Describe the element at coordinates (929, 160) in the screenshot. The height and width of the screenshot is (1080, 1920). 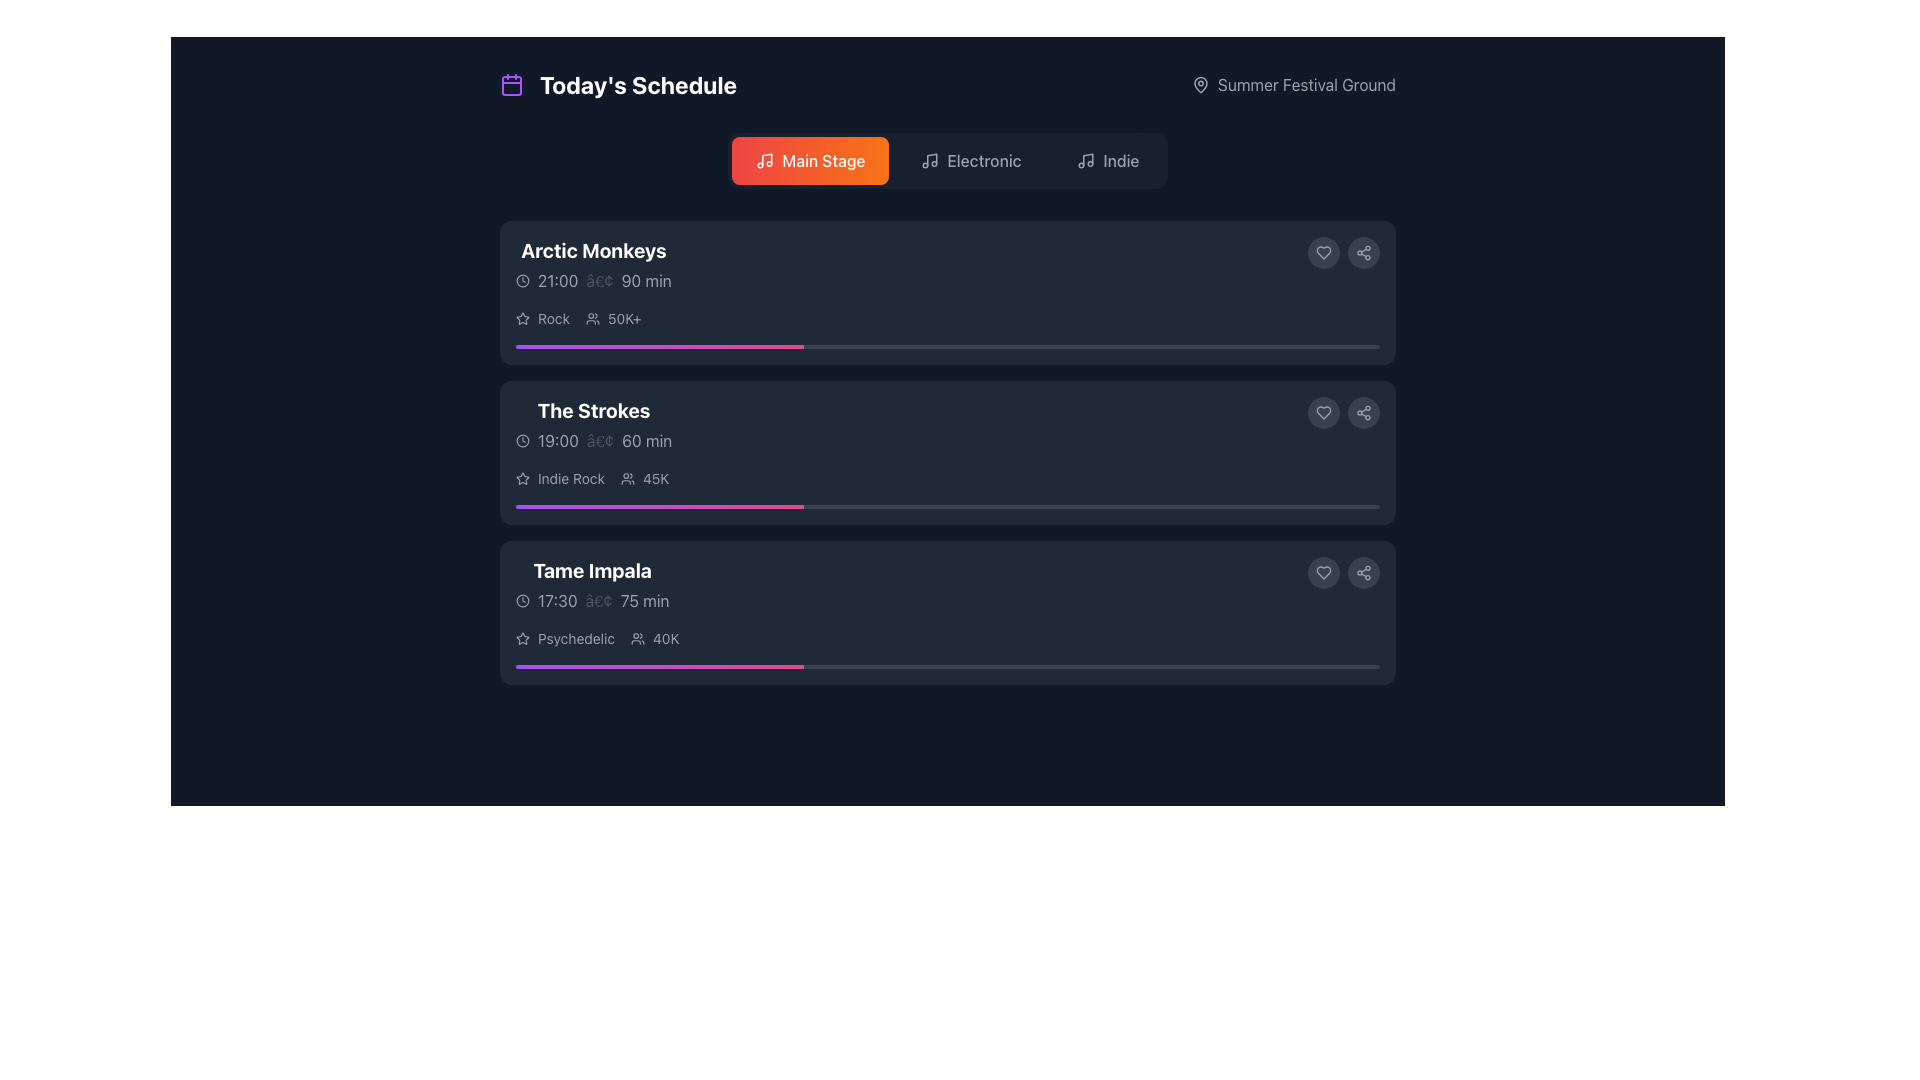
I see `the small music note icon located to the left of the 'Electronic' text in the navigation bar` at that location.